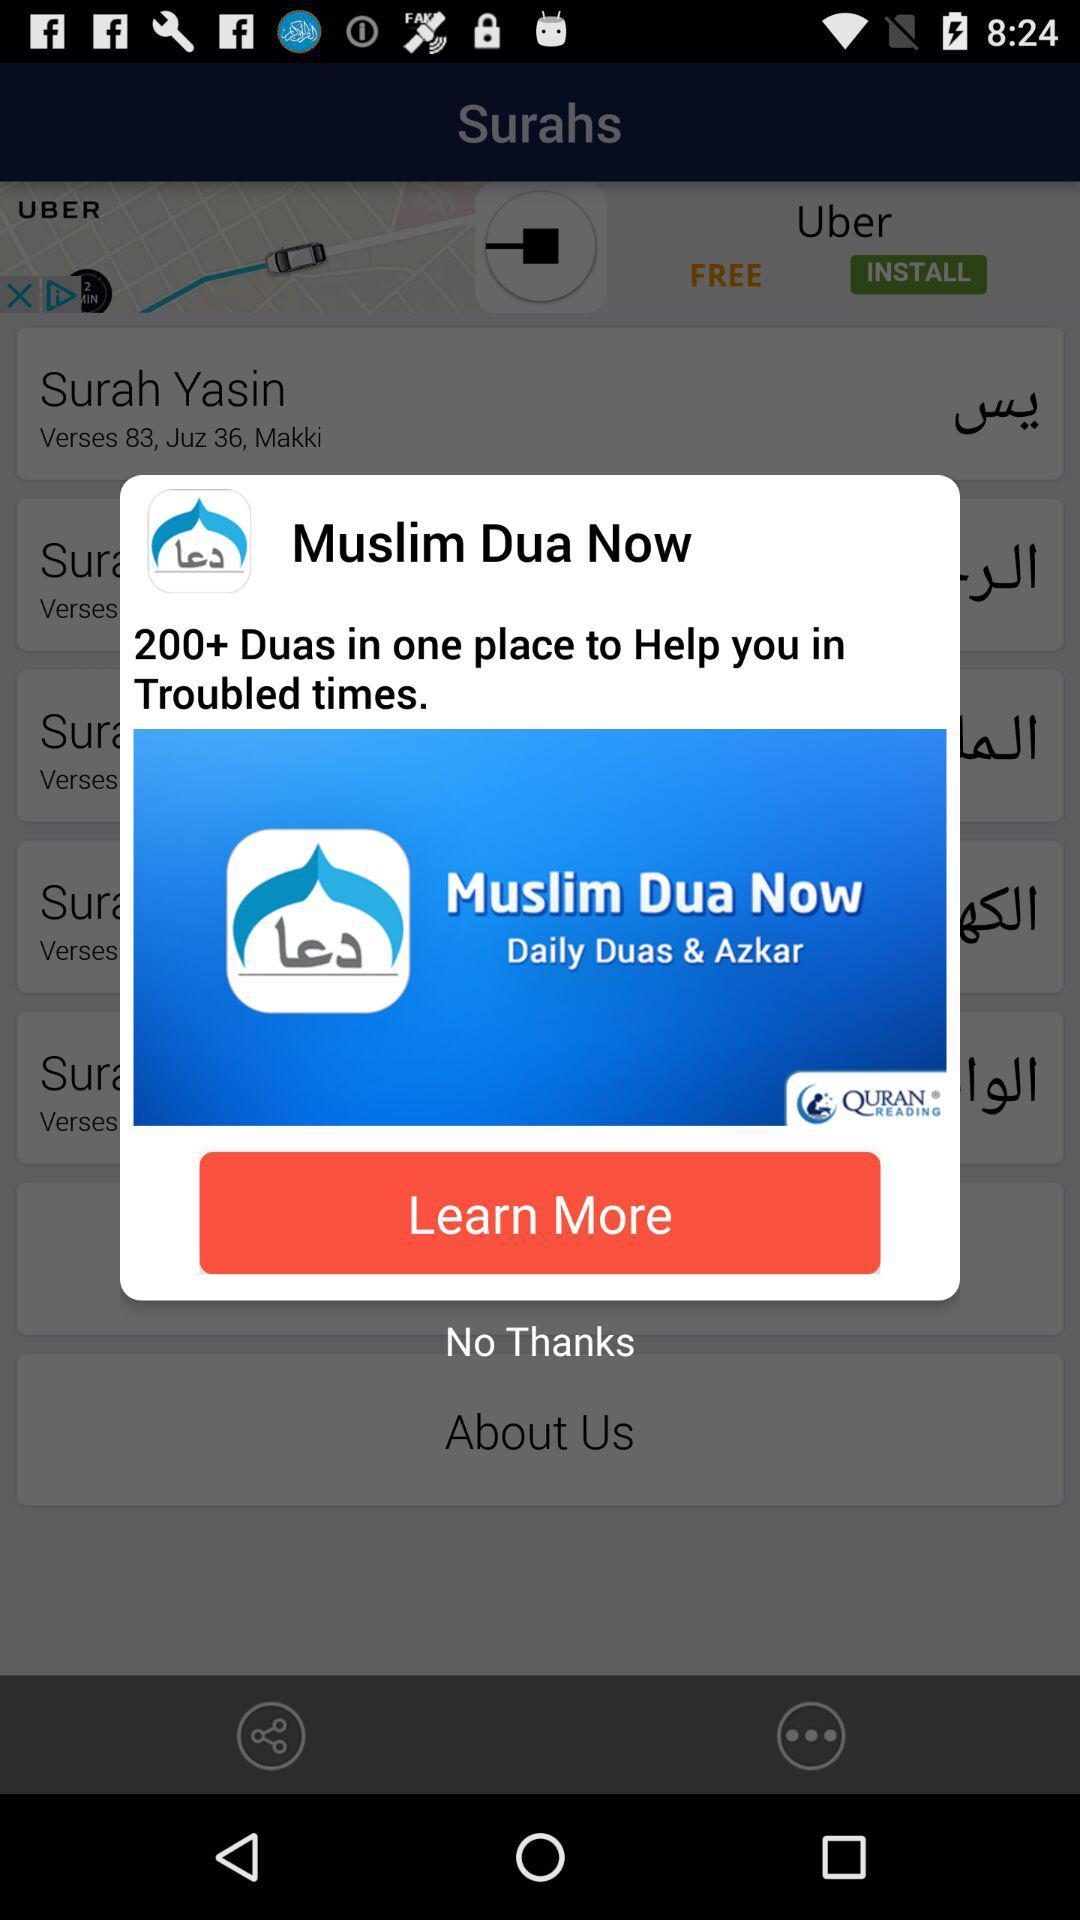 This screenshot has width=1080, height=1920. Describe the element at coordinates (540, 1212) in the screenshot. I see `learn more` at that location.